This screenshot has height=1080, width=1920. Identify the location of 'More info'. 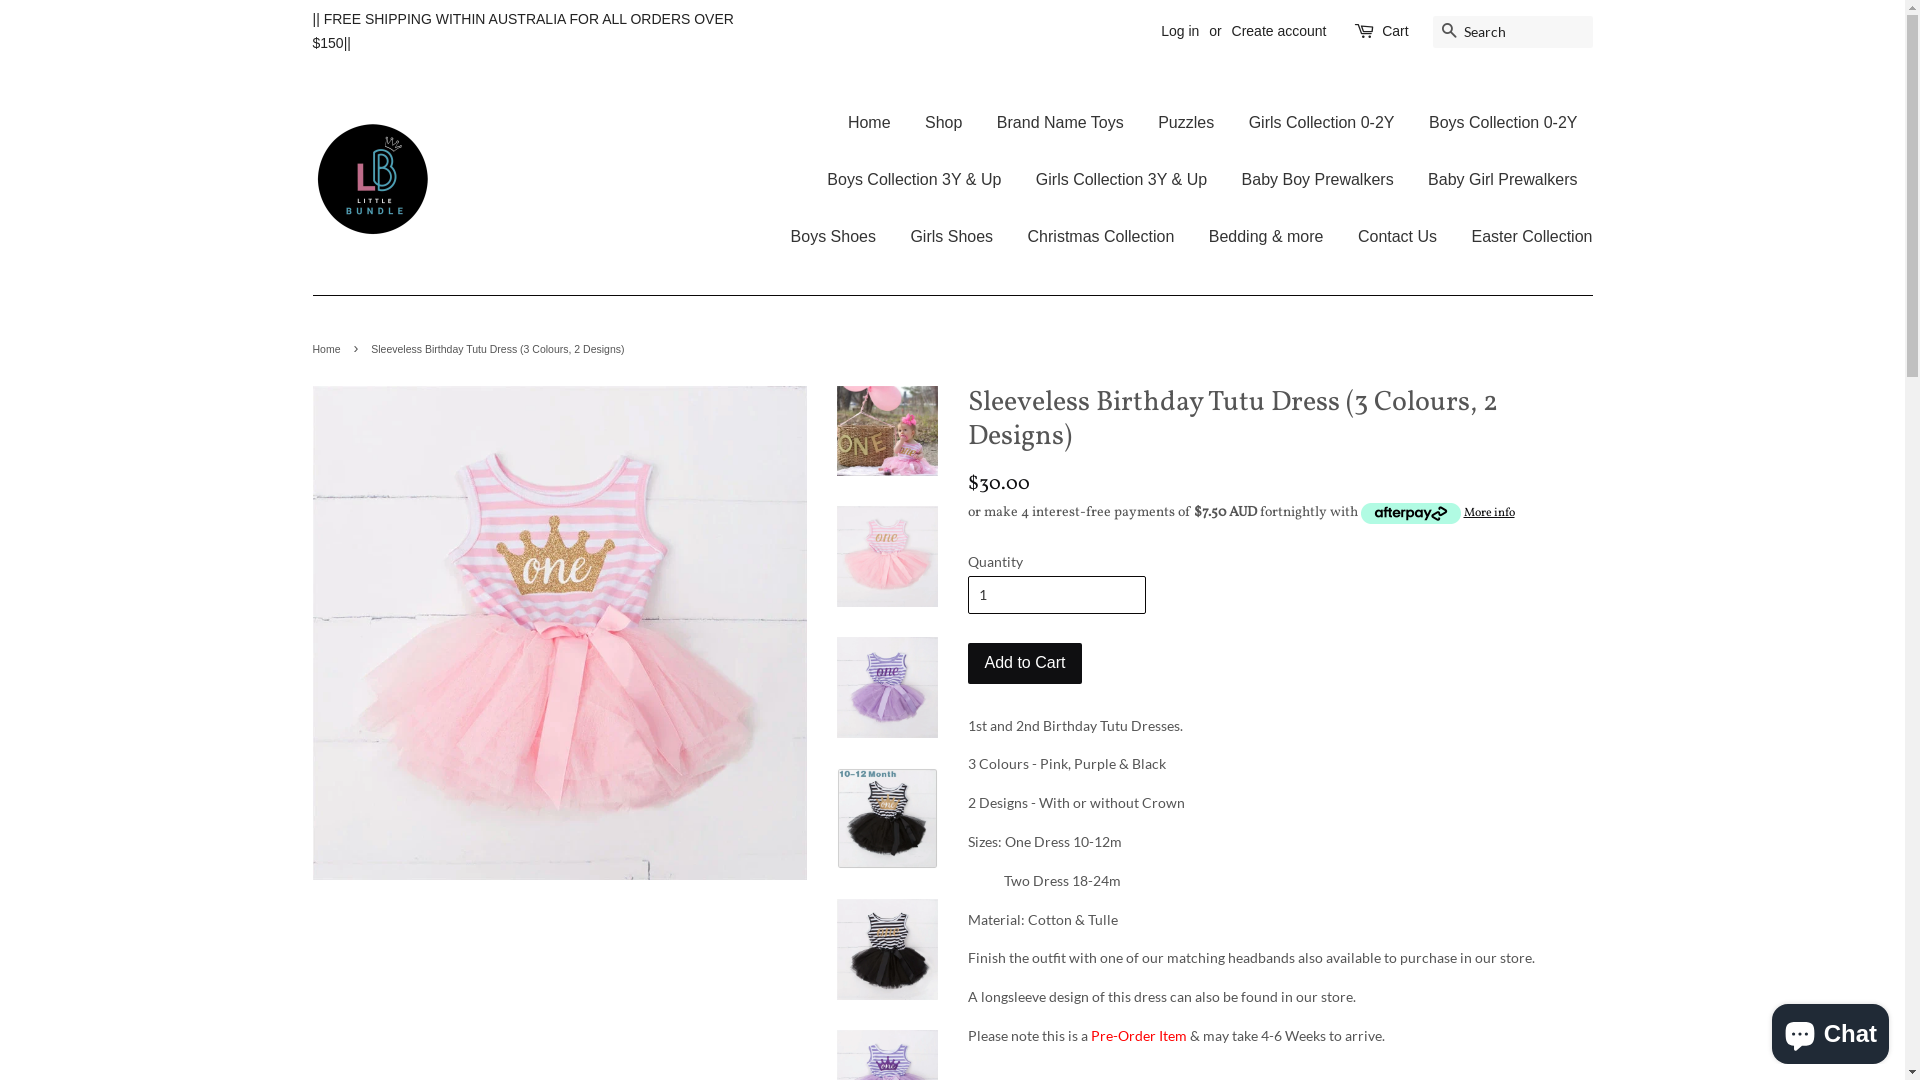
(1435, 512).